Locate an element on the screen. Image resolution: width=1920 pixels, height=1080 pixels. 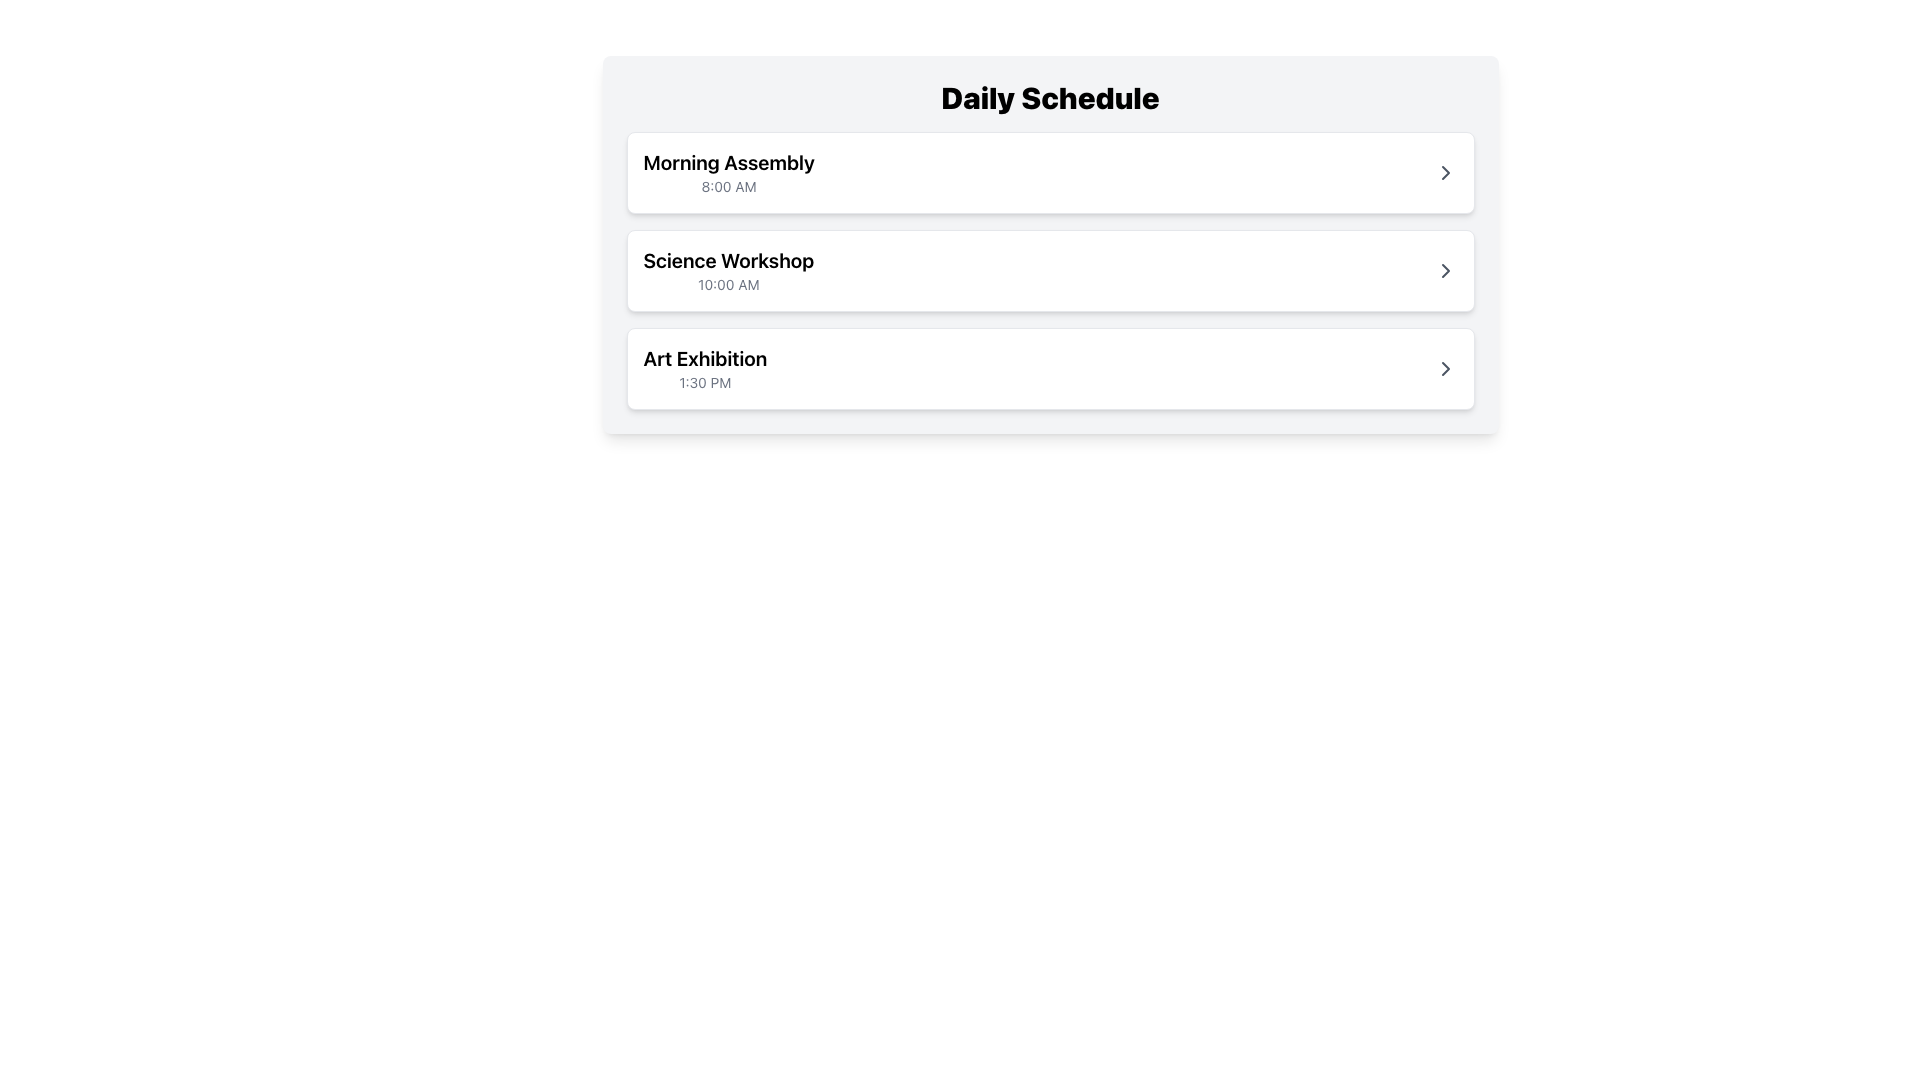
the button located at the far right of the 'Science Workshop' entry in the 'Daily Schedule' interface is located at coordinates (1445, 270).